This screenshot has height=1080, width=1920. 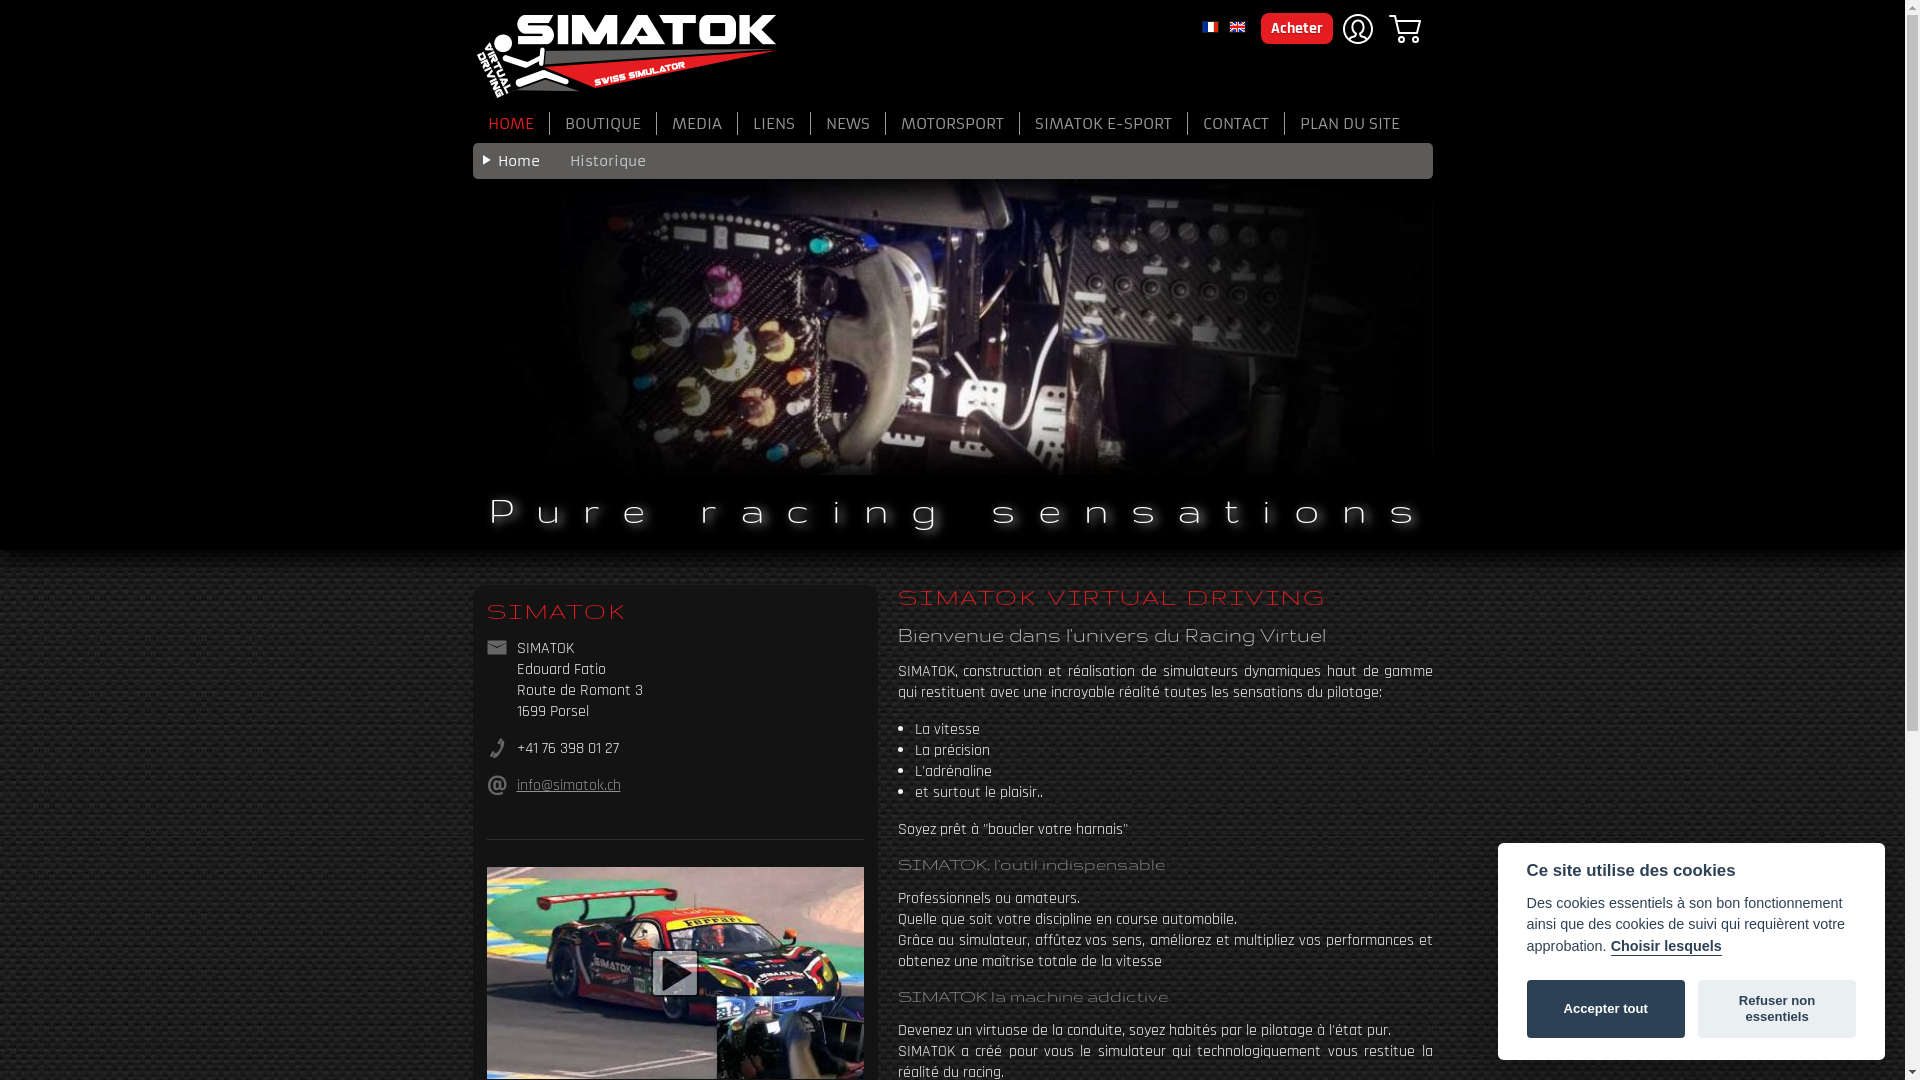 What do you see at coordinates (1666, 946) in the screenshot?
I see `'Choisir lesquels'` at bounding box center [1666, 946].